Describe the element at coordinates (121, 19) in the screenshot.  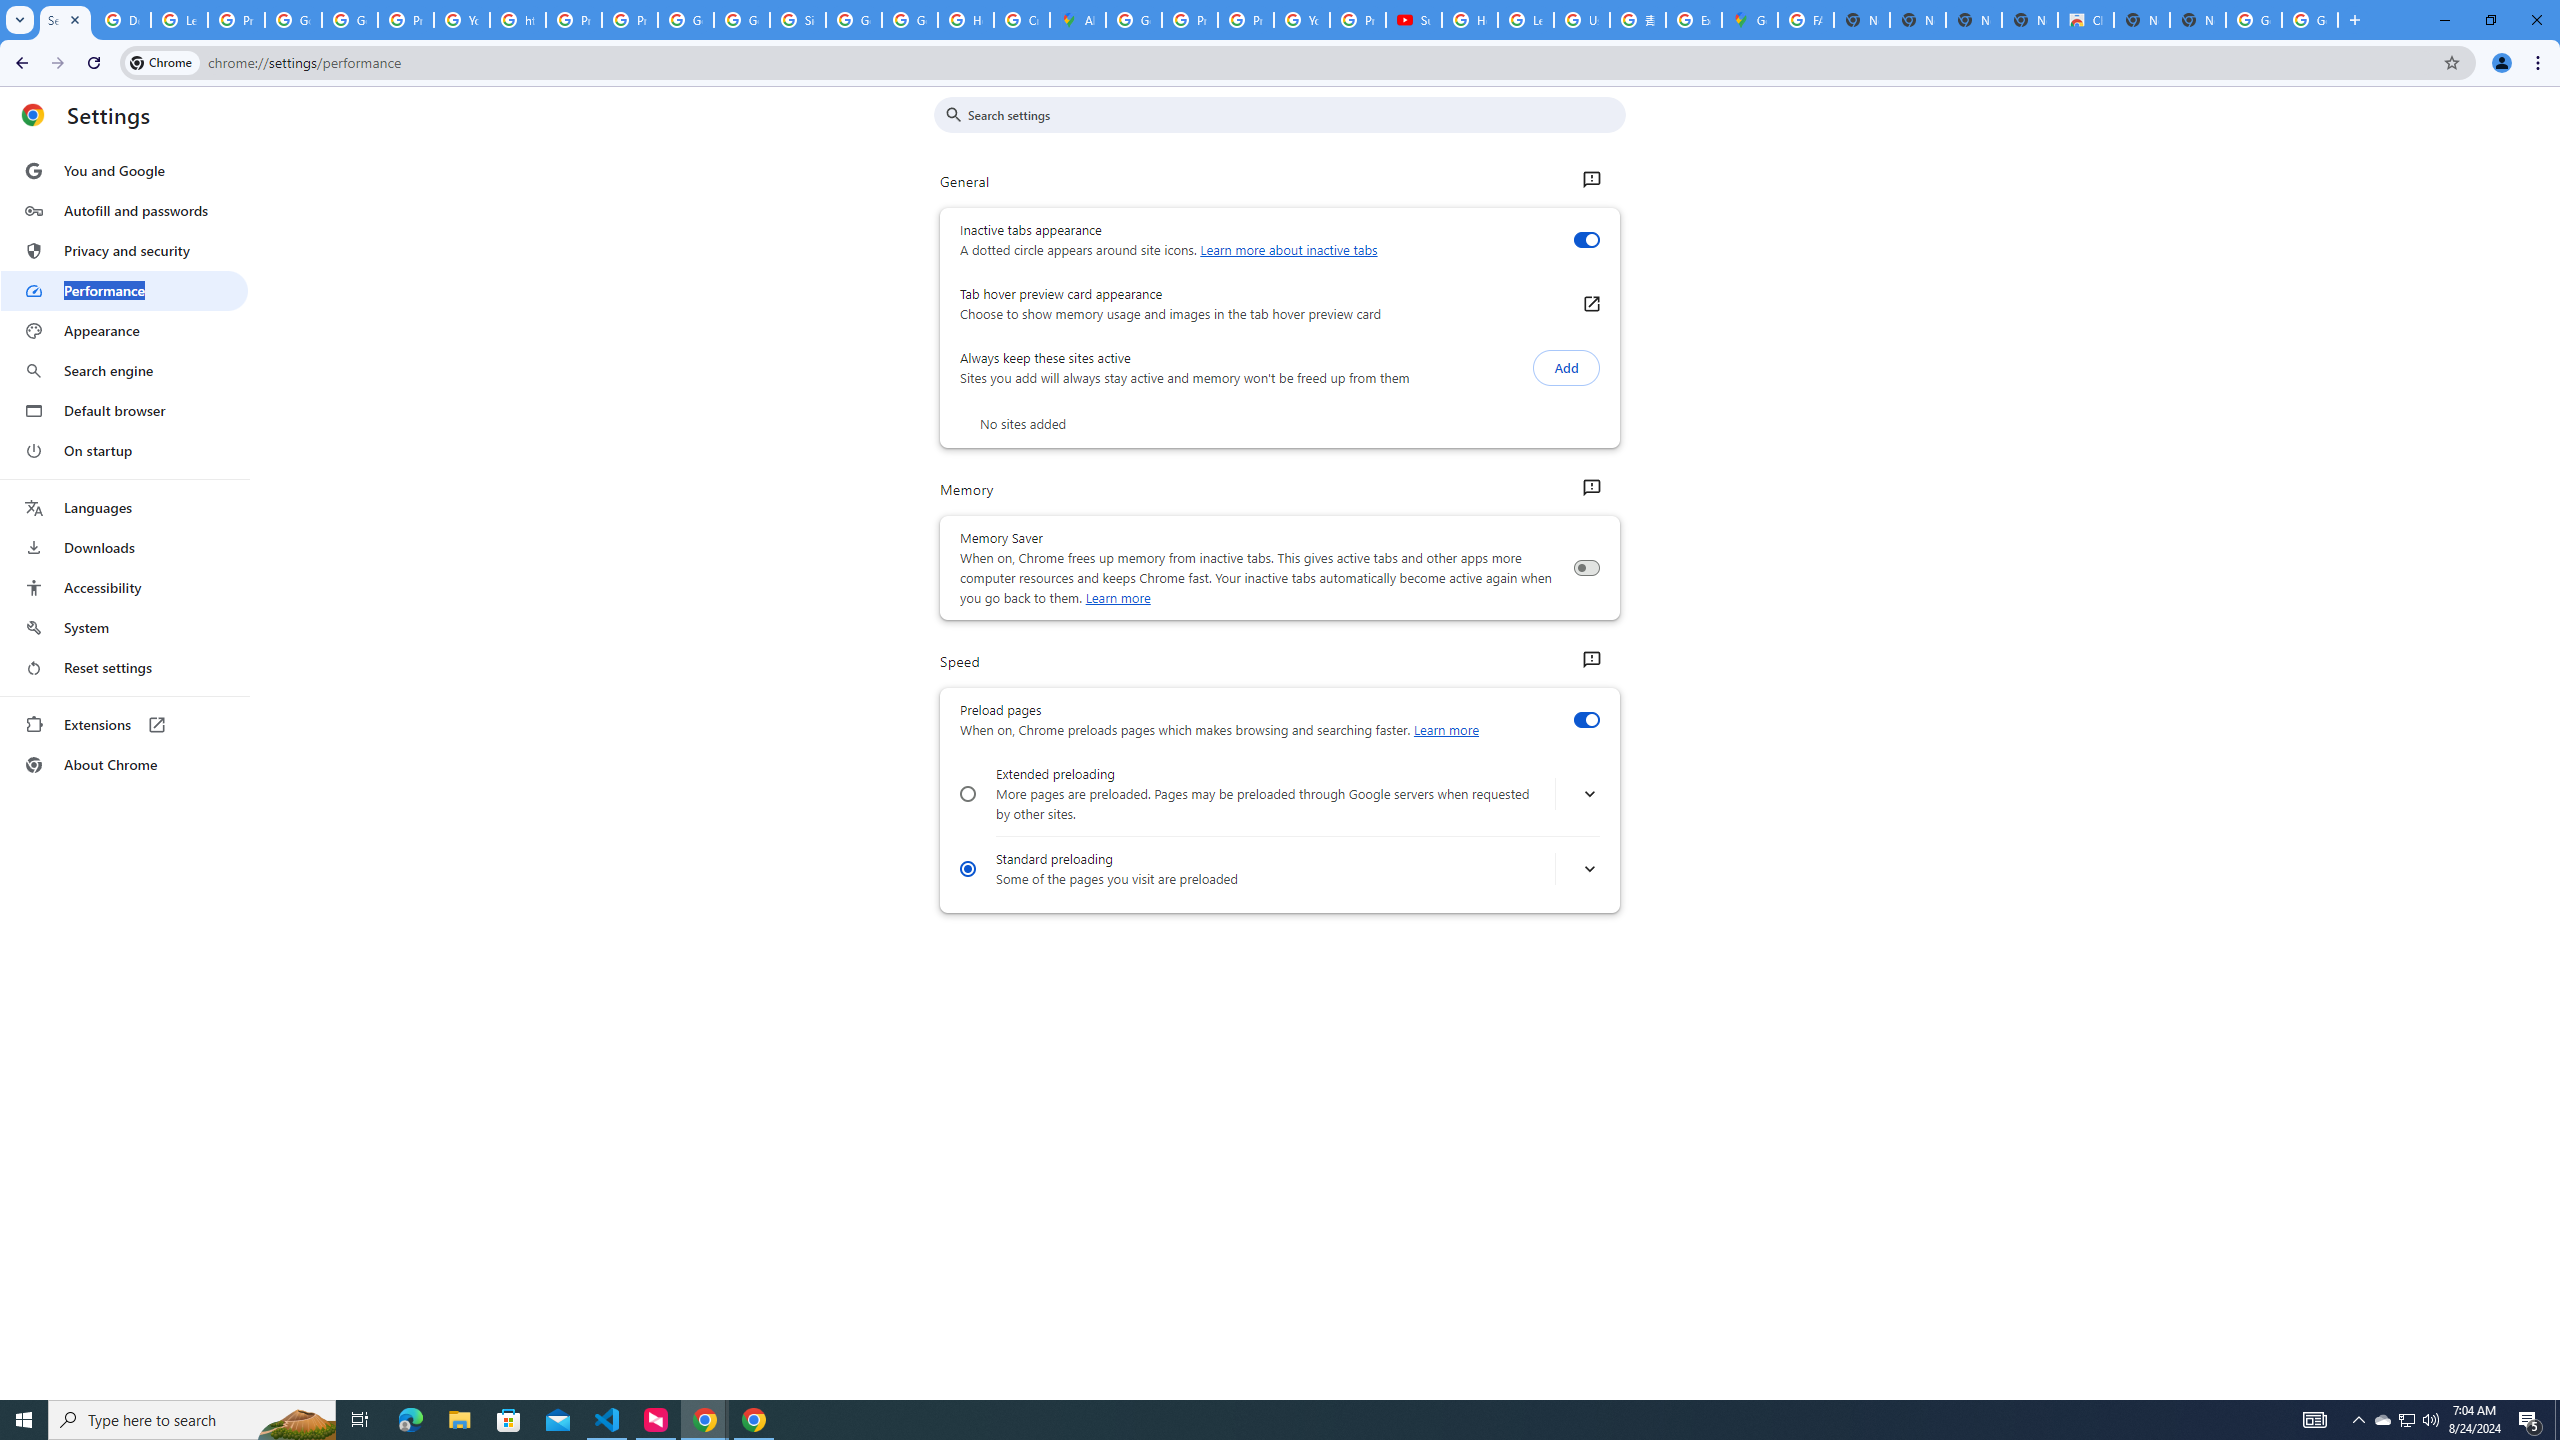
I see `'Delete photos & videos - Computer - Google Photos Help'` at that location.